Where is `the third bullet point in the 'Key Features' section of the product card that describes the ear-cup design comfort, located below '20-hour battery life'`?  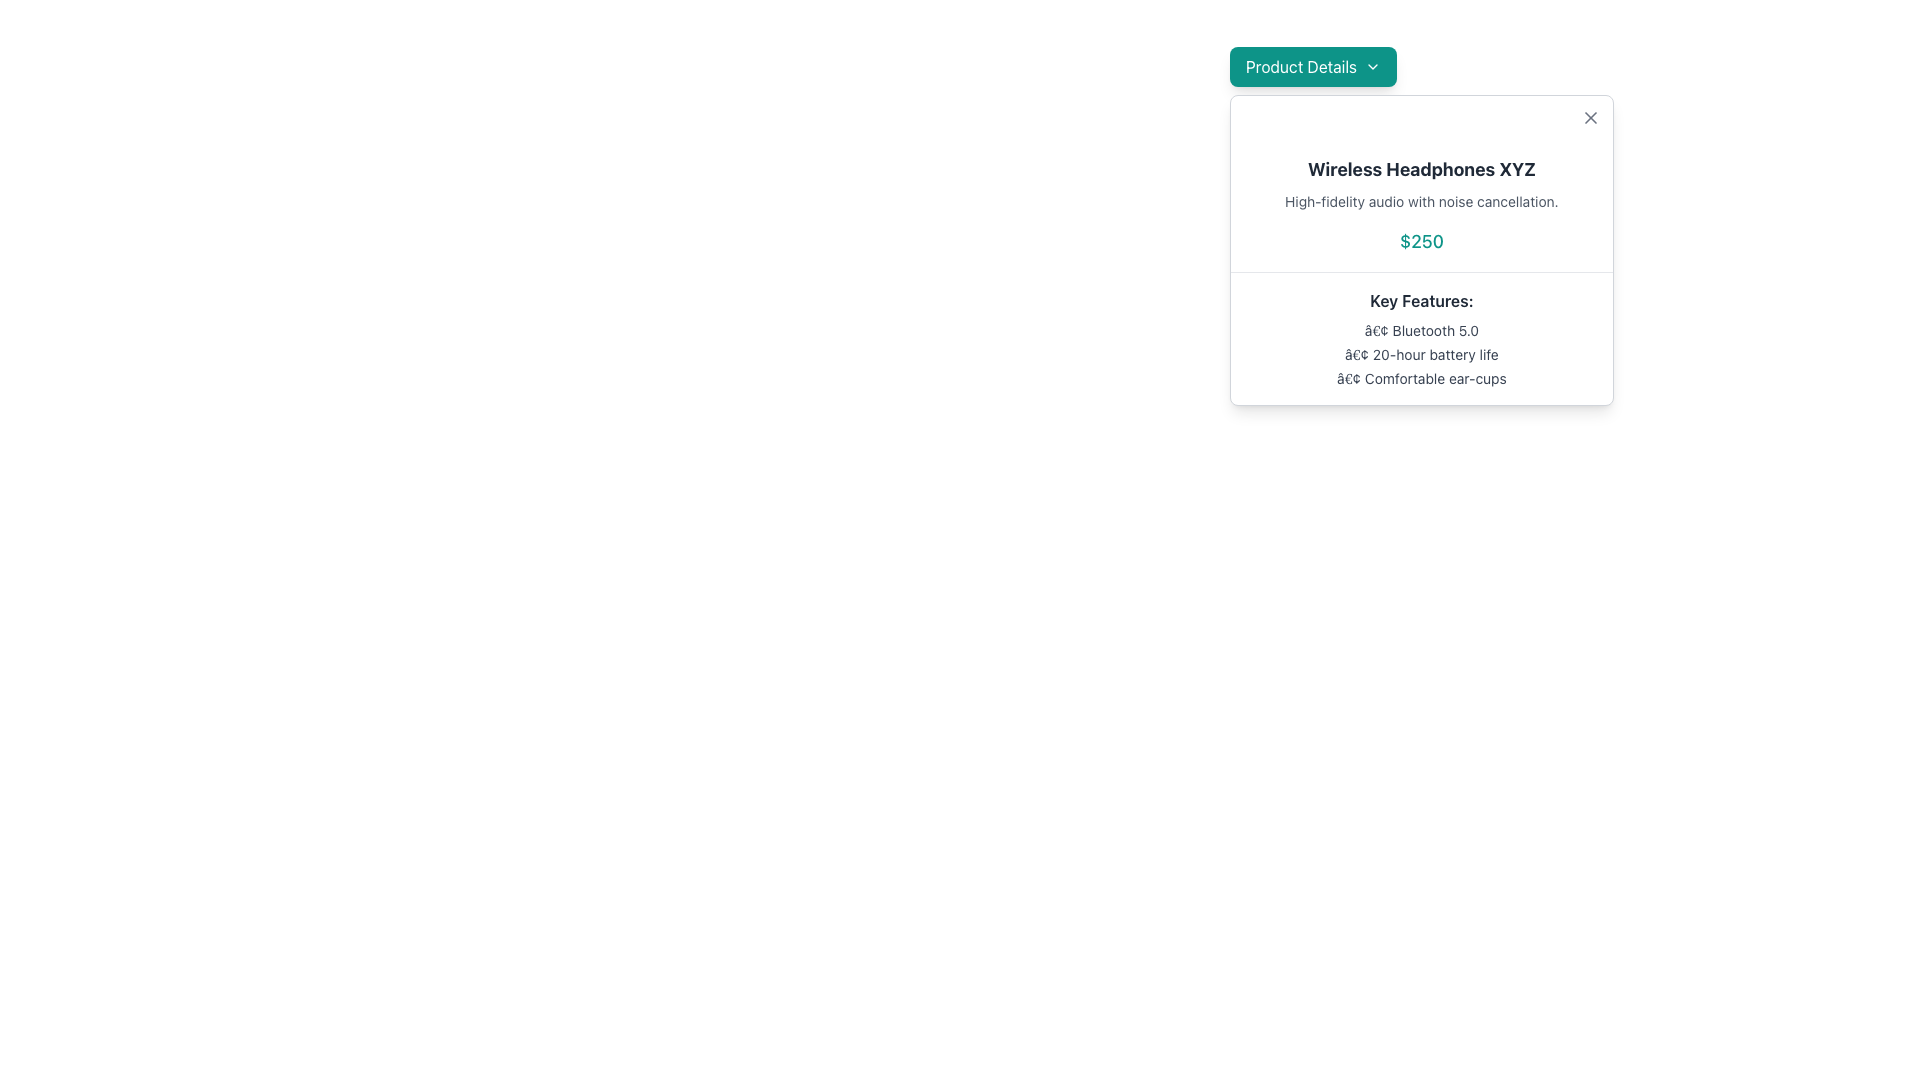 the third bullet point in the 'Key Features' section of the product card that describes the ear-cup design comfort, located below '20-hour battery life' is located at coordinates (1420, 378).